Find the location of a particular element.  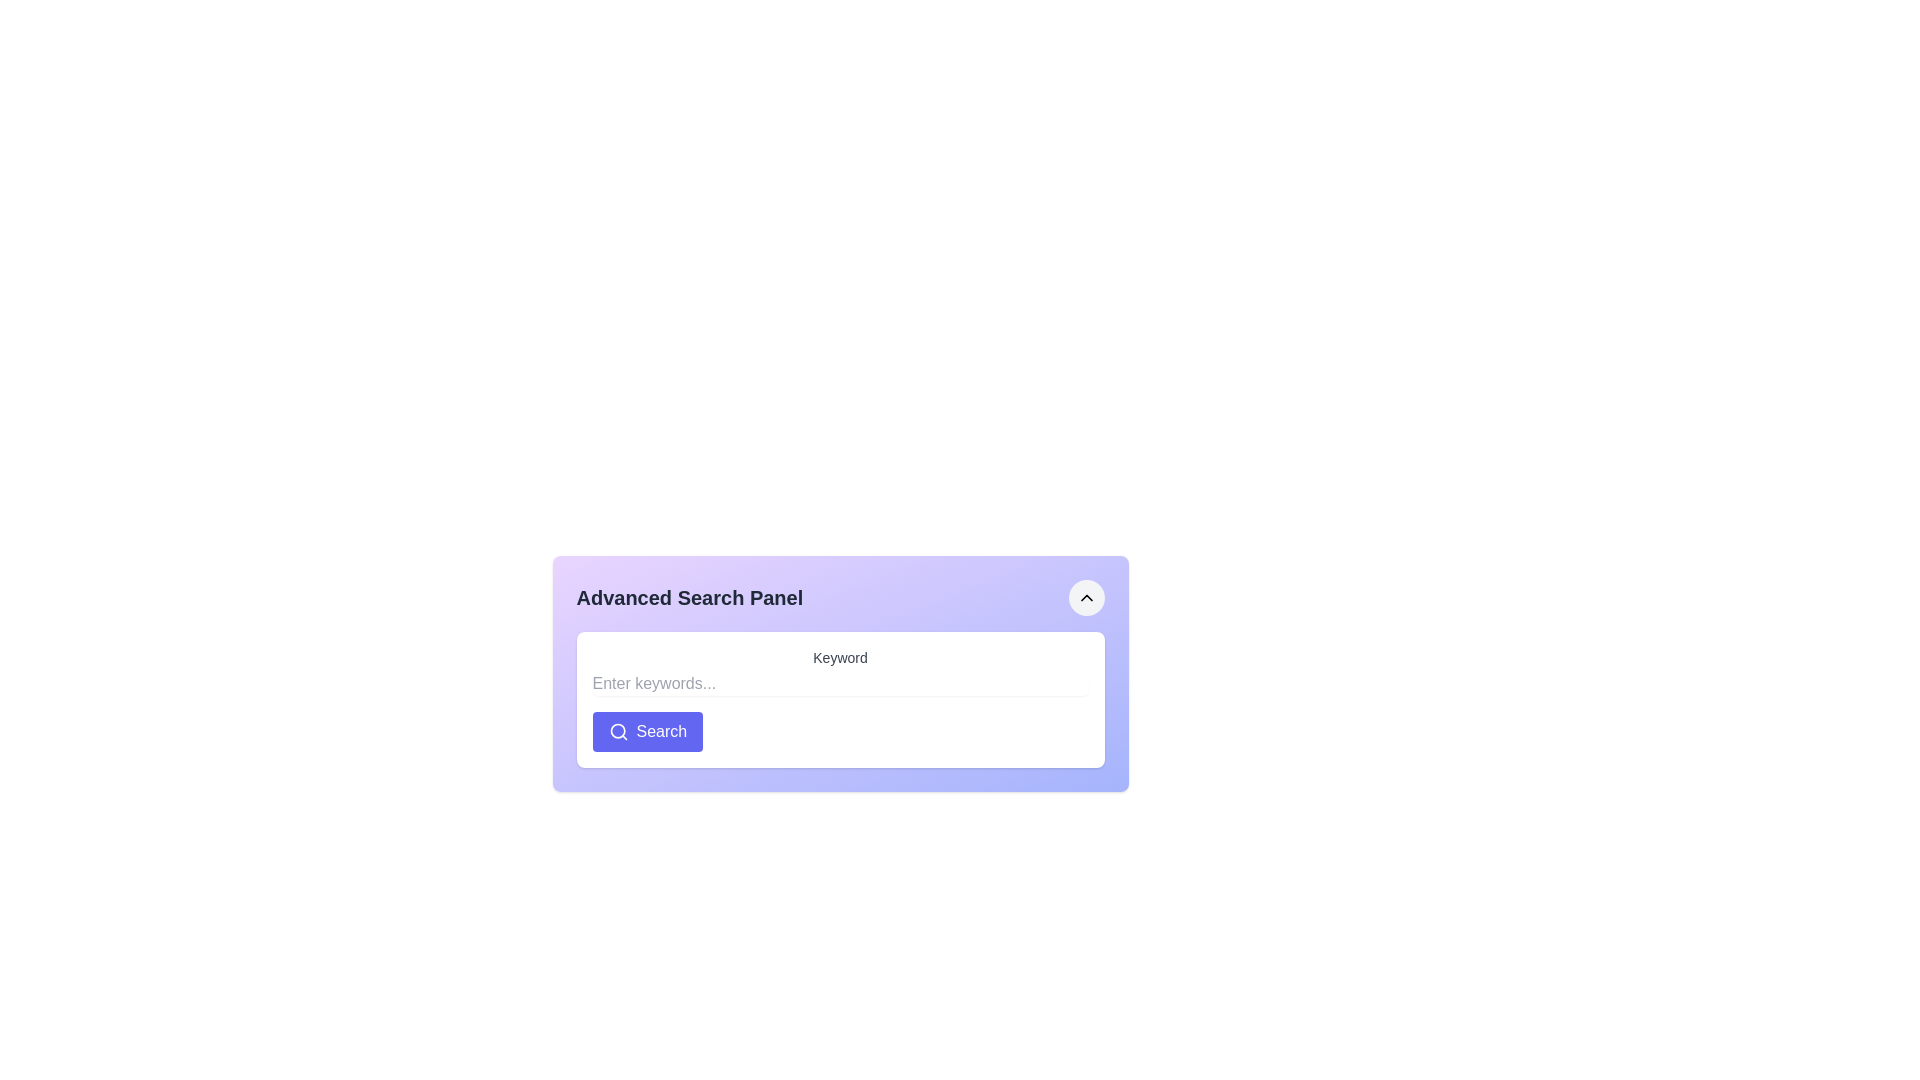

the upward-pointing chevron icon inside the rounded button at the top-right corner of the Advanced Search Panel is located at coordinates (1085, 596).